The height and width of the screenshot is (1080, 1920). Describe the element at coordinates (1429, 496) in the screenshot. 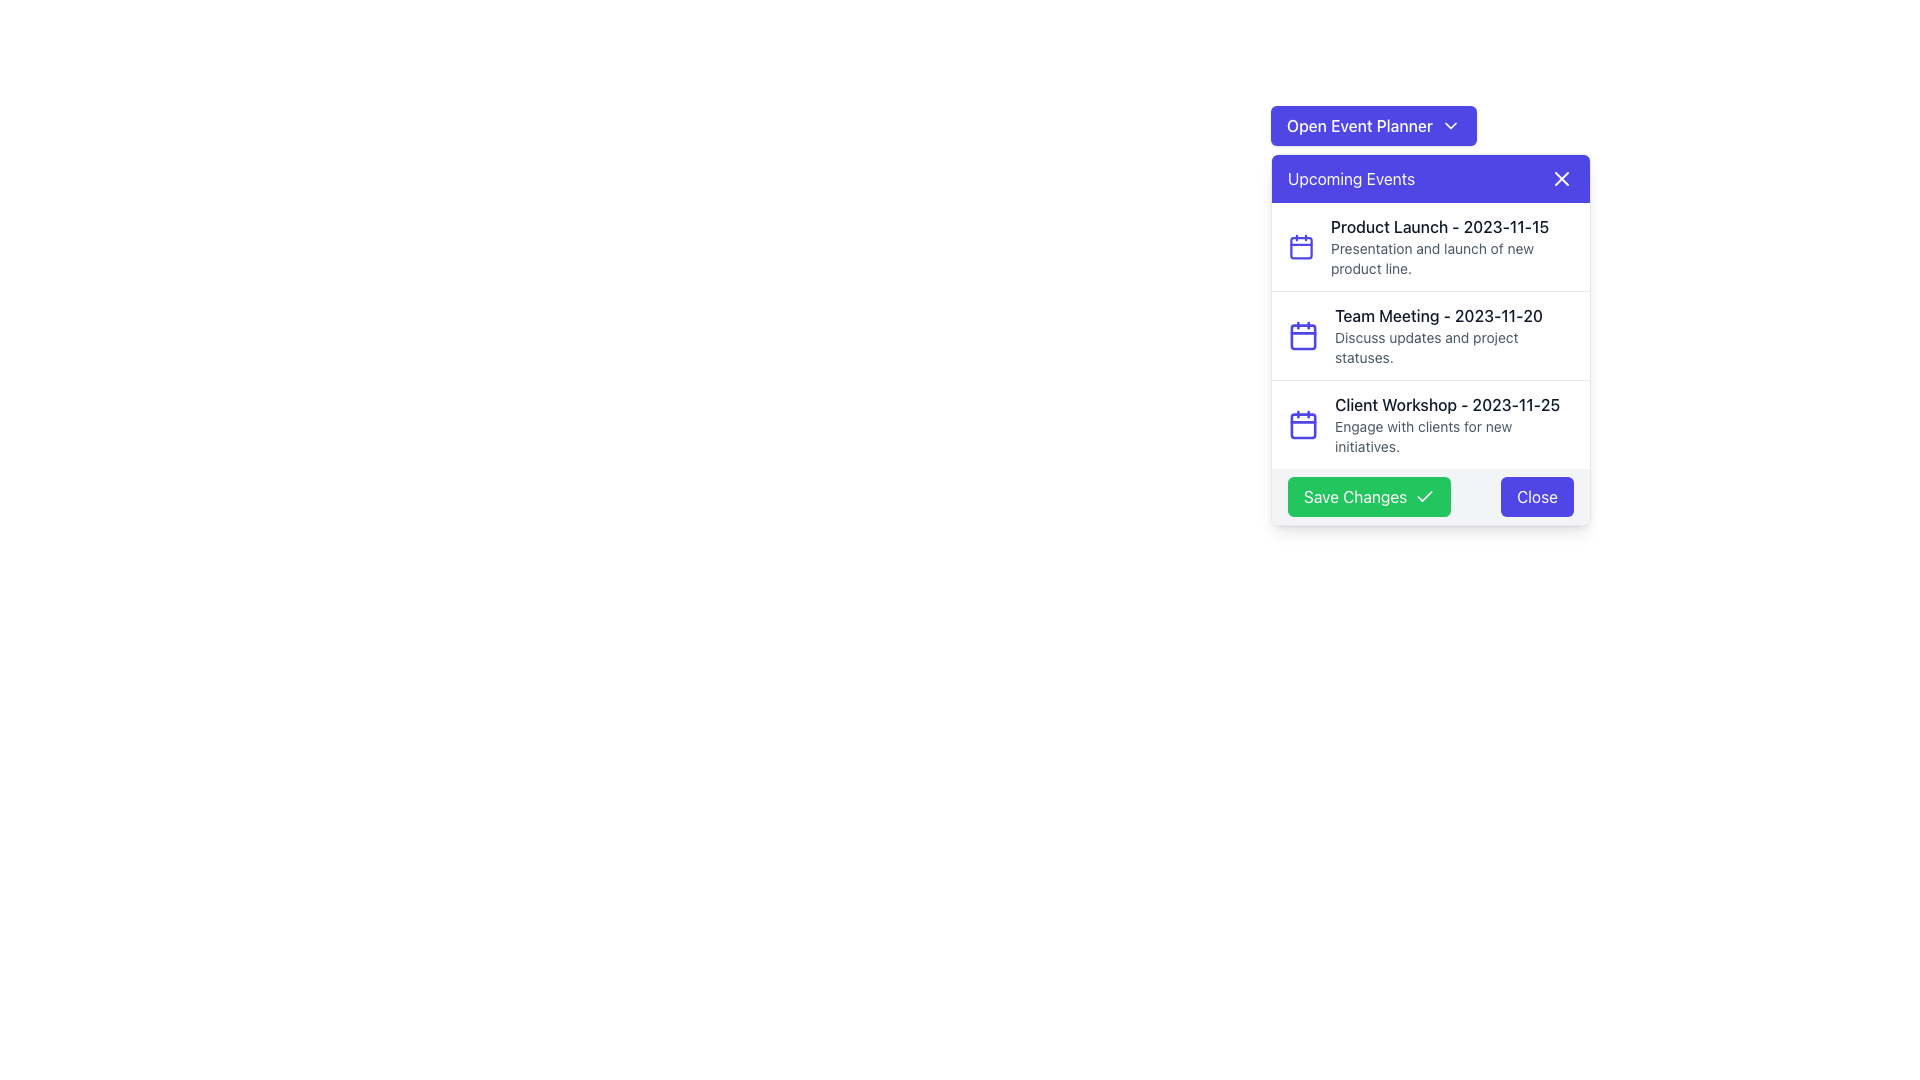

I see `'Save Changes' button with a green background and white text located at the bottom of the 'Upcoming Events' modal for debugging purposes` at that location.